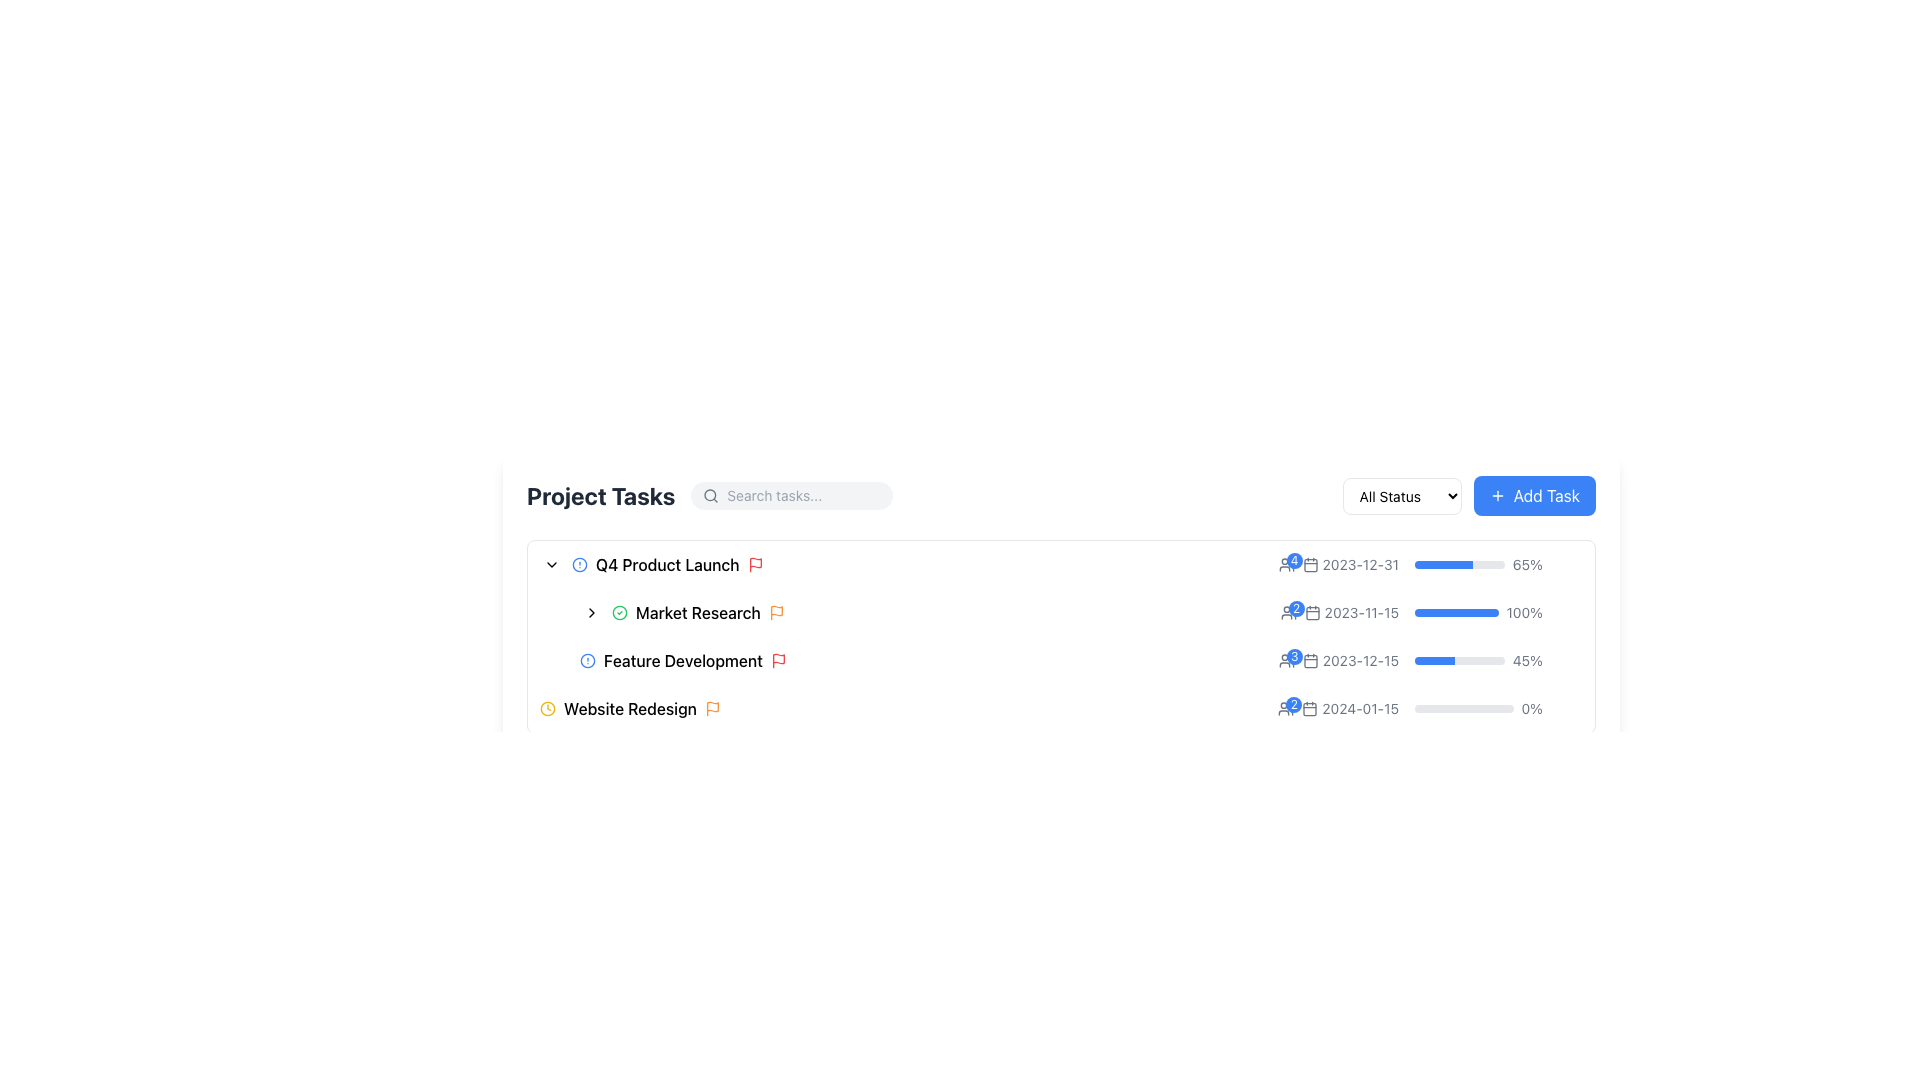 This screenshot has width=1920, height=1080. I want to click on the text input field labeled with the placeholder 'Search tasks...' which is part of the search bar component adjacent to the 'Project Tasks' label, so click(804, 495).